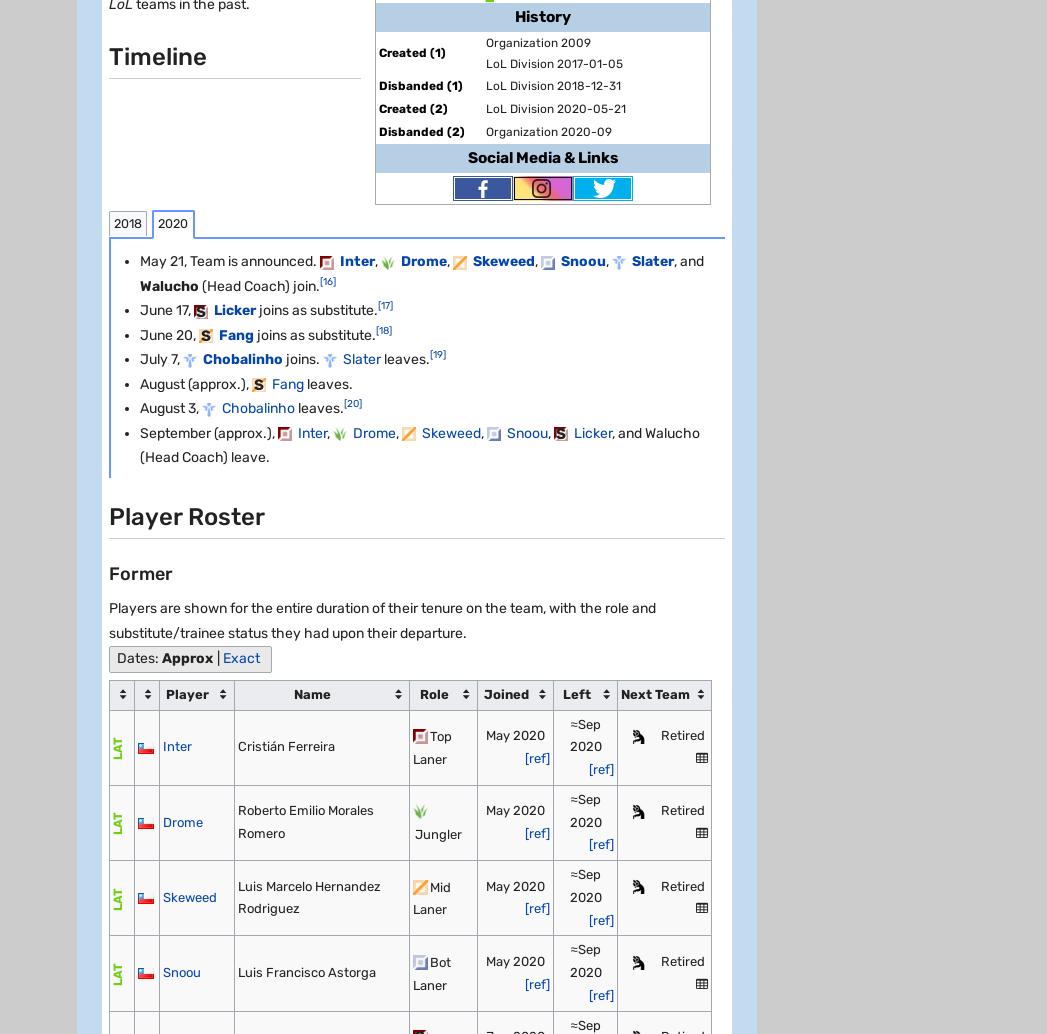  I want to click on 'What is Fandom?', so click(136, 751).